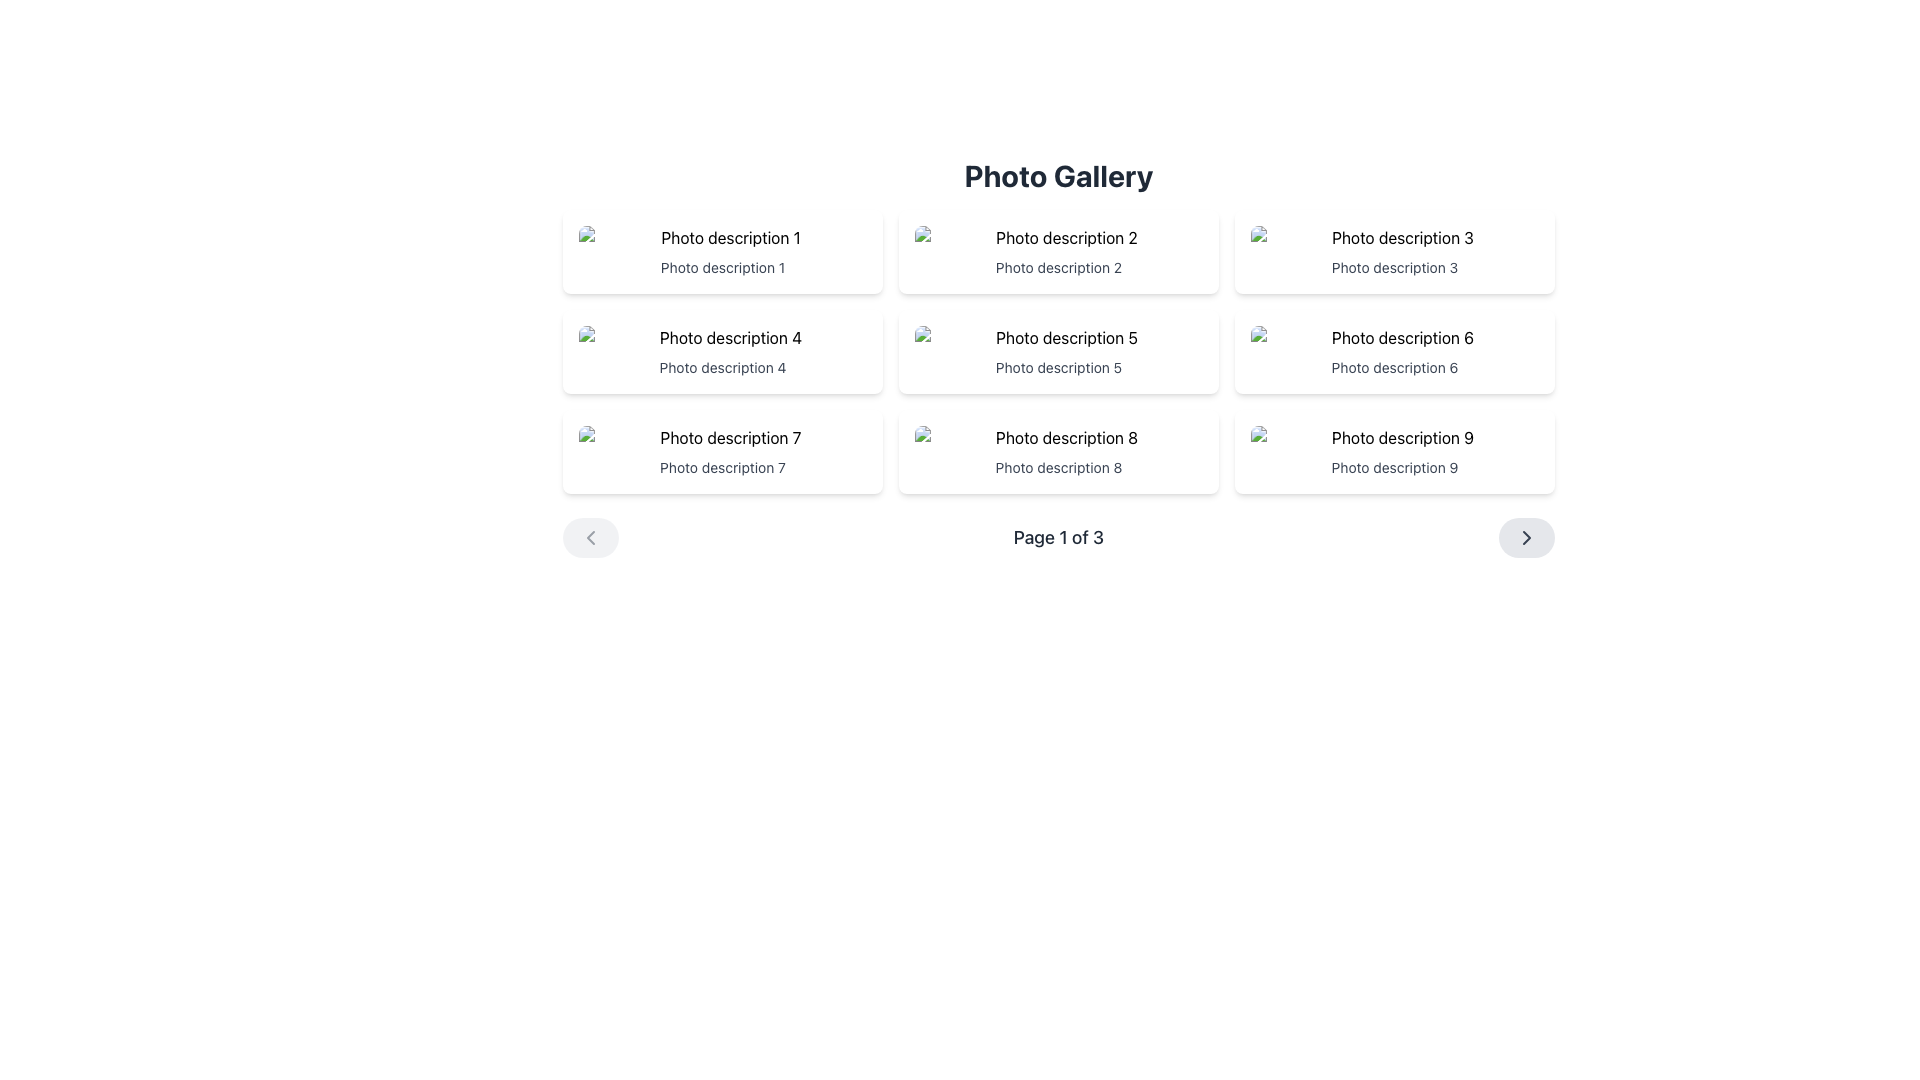 This screenshot has height=1080, width=1920. What do you see at coordinates (1058, 367) in the screenshot?
I see `the text label that provides context for the 'Photo 5' image placeholder in the central card of the second row in the photo gallery interface` at bounding box center [1058, 367].